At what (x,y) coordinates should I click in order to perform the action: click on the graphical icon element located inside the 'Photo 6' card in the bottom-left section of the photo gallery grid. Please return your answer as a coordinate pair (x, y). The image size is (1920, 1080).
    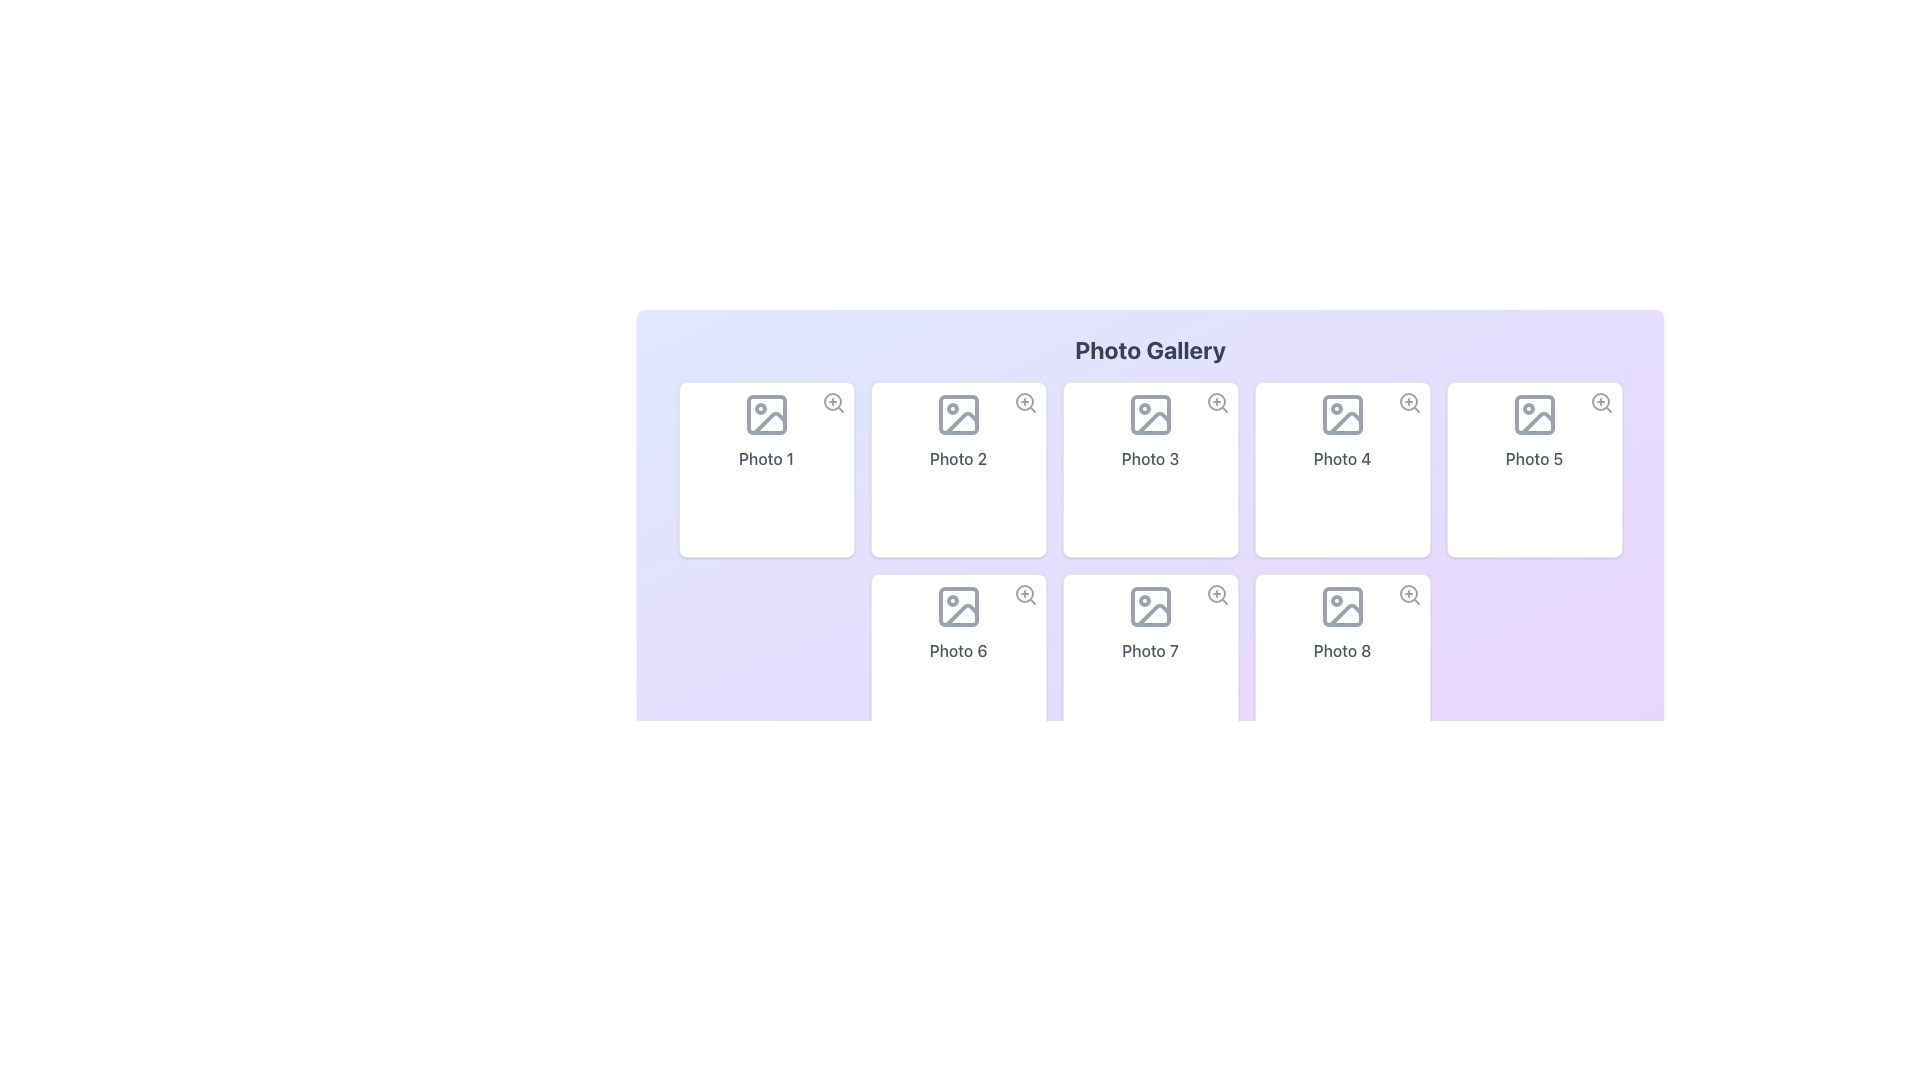
    Looking at the image, I should click on (957, 605).